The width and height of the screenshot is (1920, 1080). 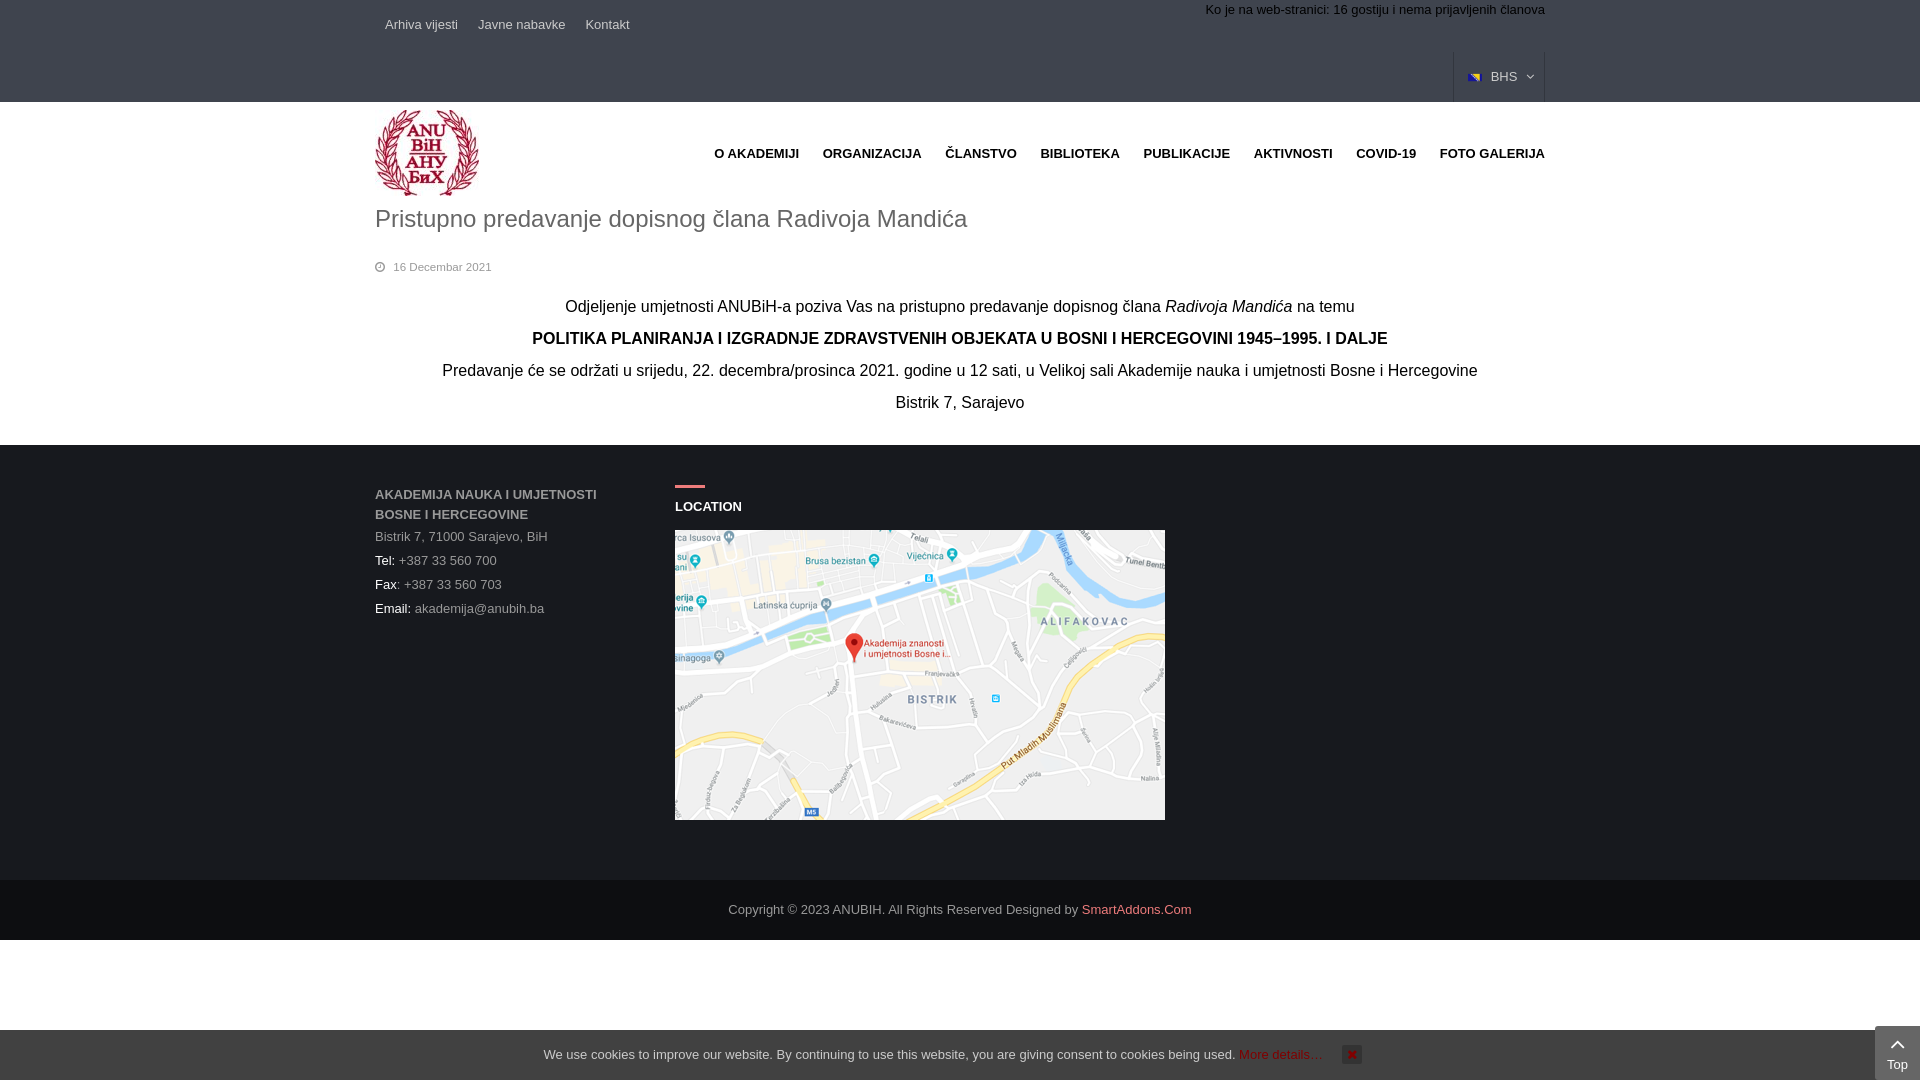 What do you see at coordinates (426, 150) in the screenshot?
I see `'ANUBIH'` at bounding box center [426, 150].